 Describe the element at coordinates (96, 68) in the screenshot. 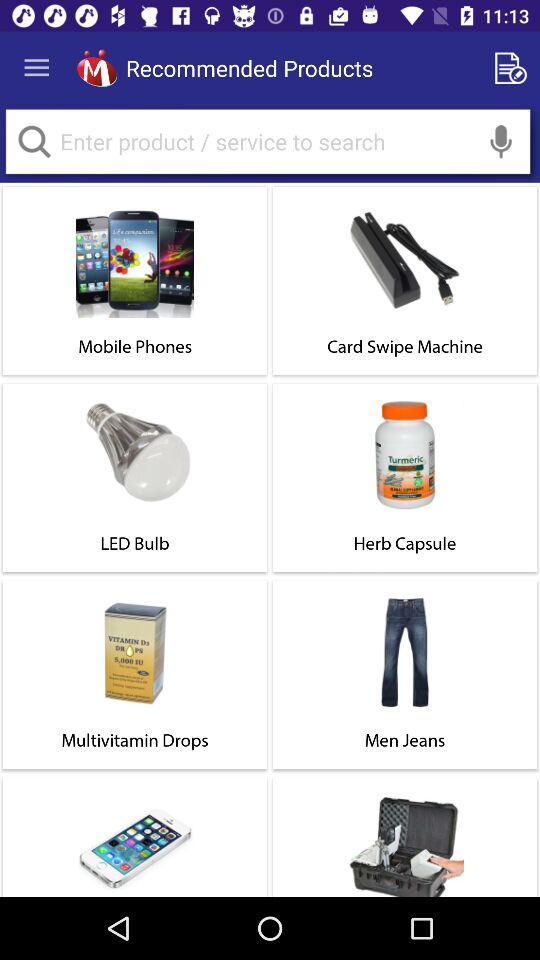

I see `head to homepage` at that location.